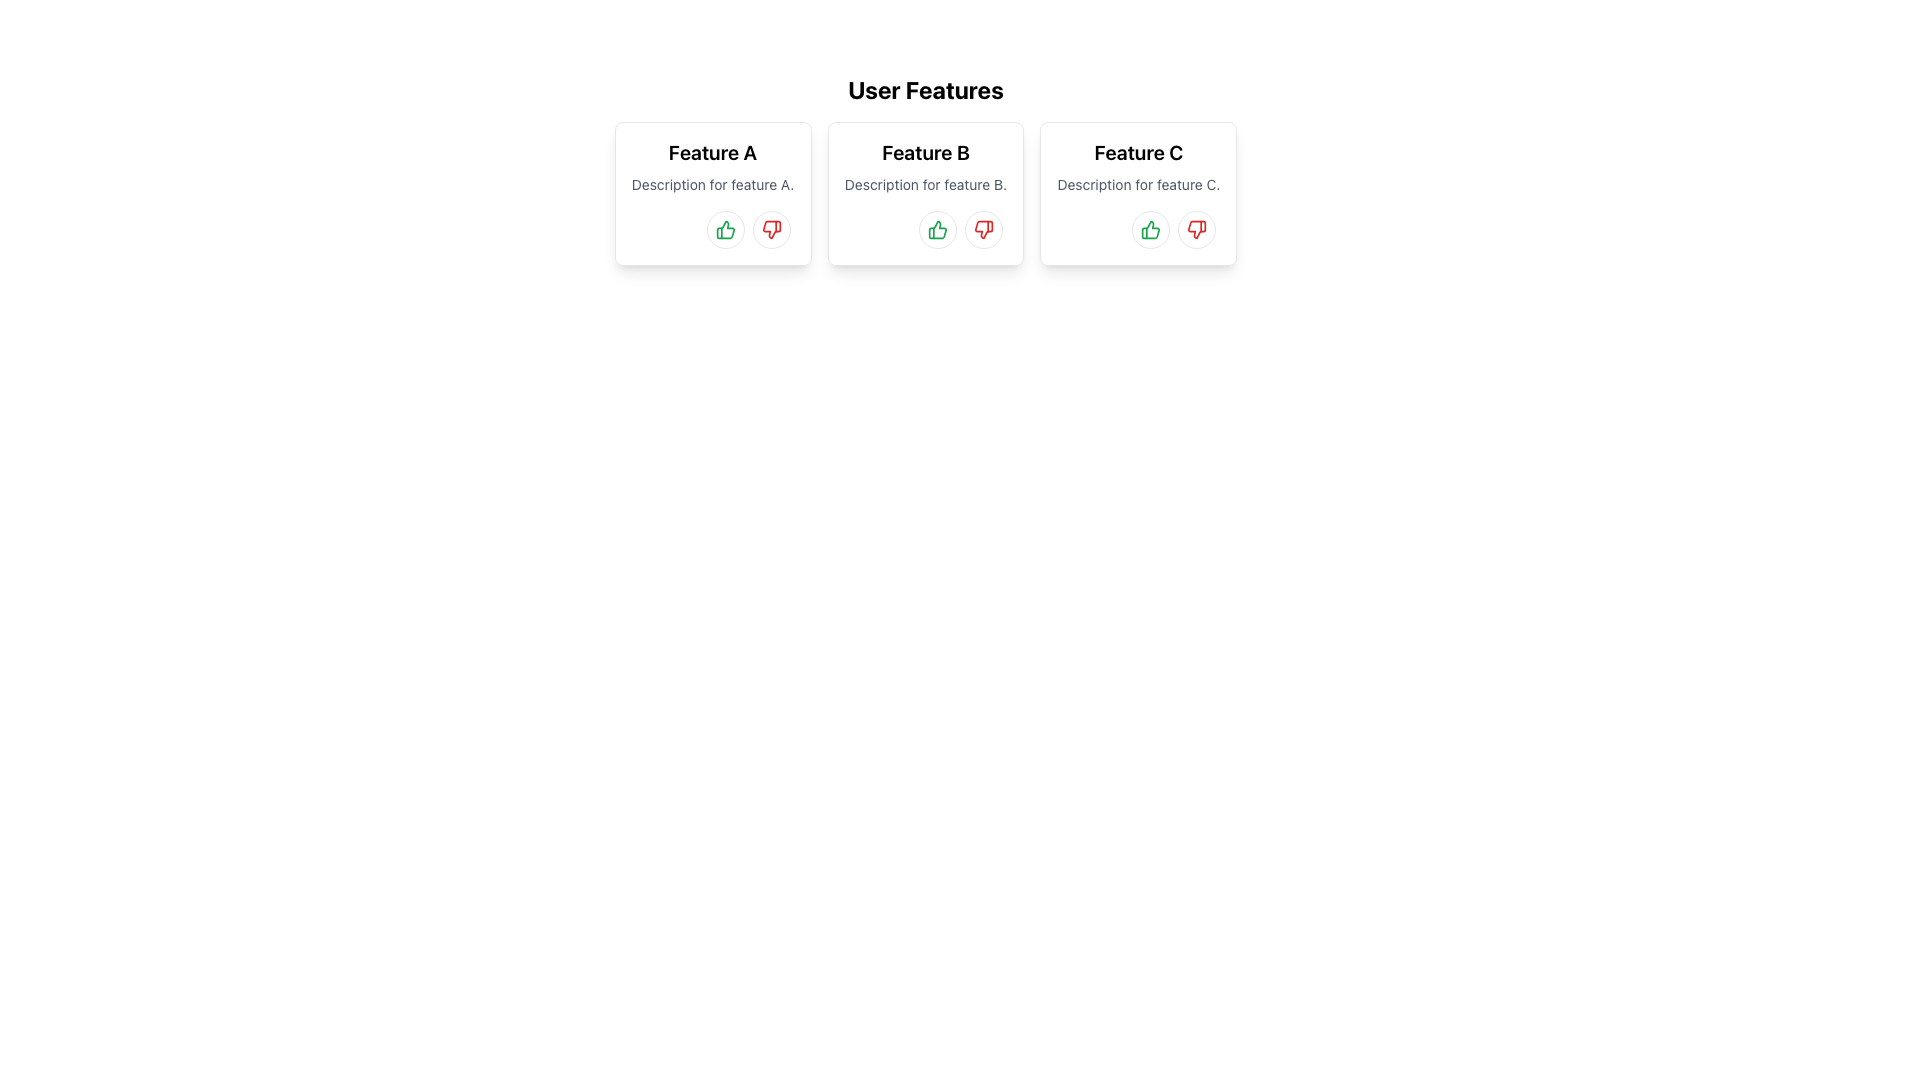 The width and height of the screenshot is (1920, 1080). Describe the element at coordinates (1151, 229) in the screenshot. I see `the 'like' button for 'Feature C'` at that location.